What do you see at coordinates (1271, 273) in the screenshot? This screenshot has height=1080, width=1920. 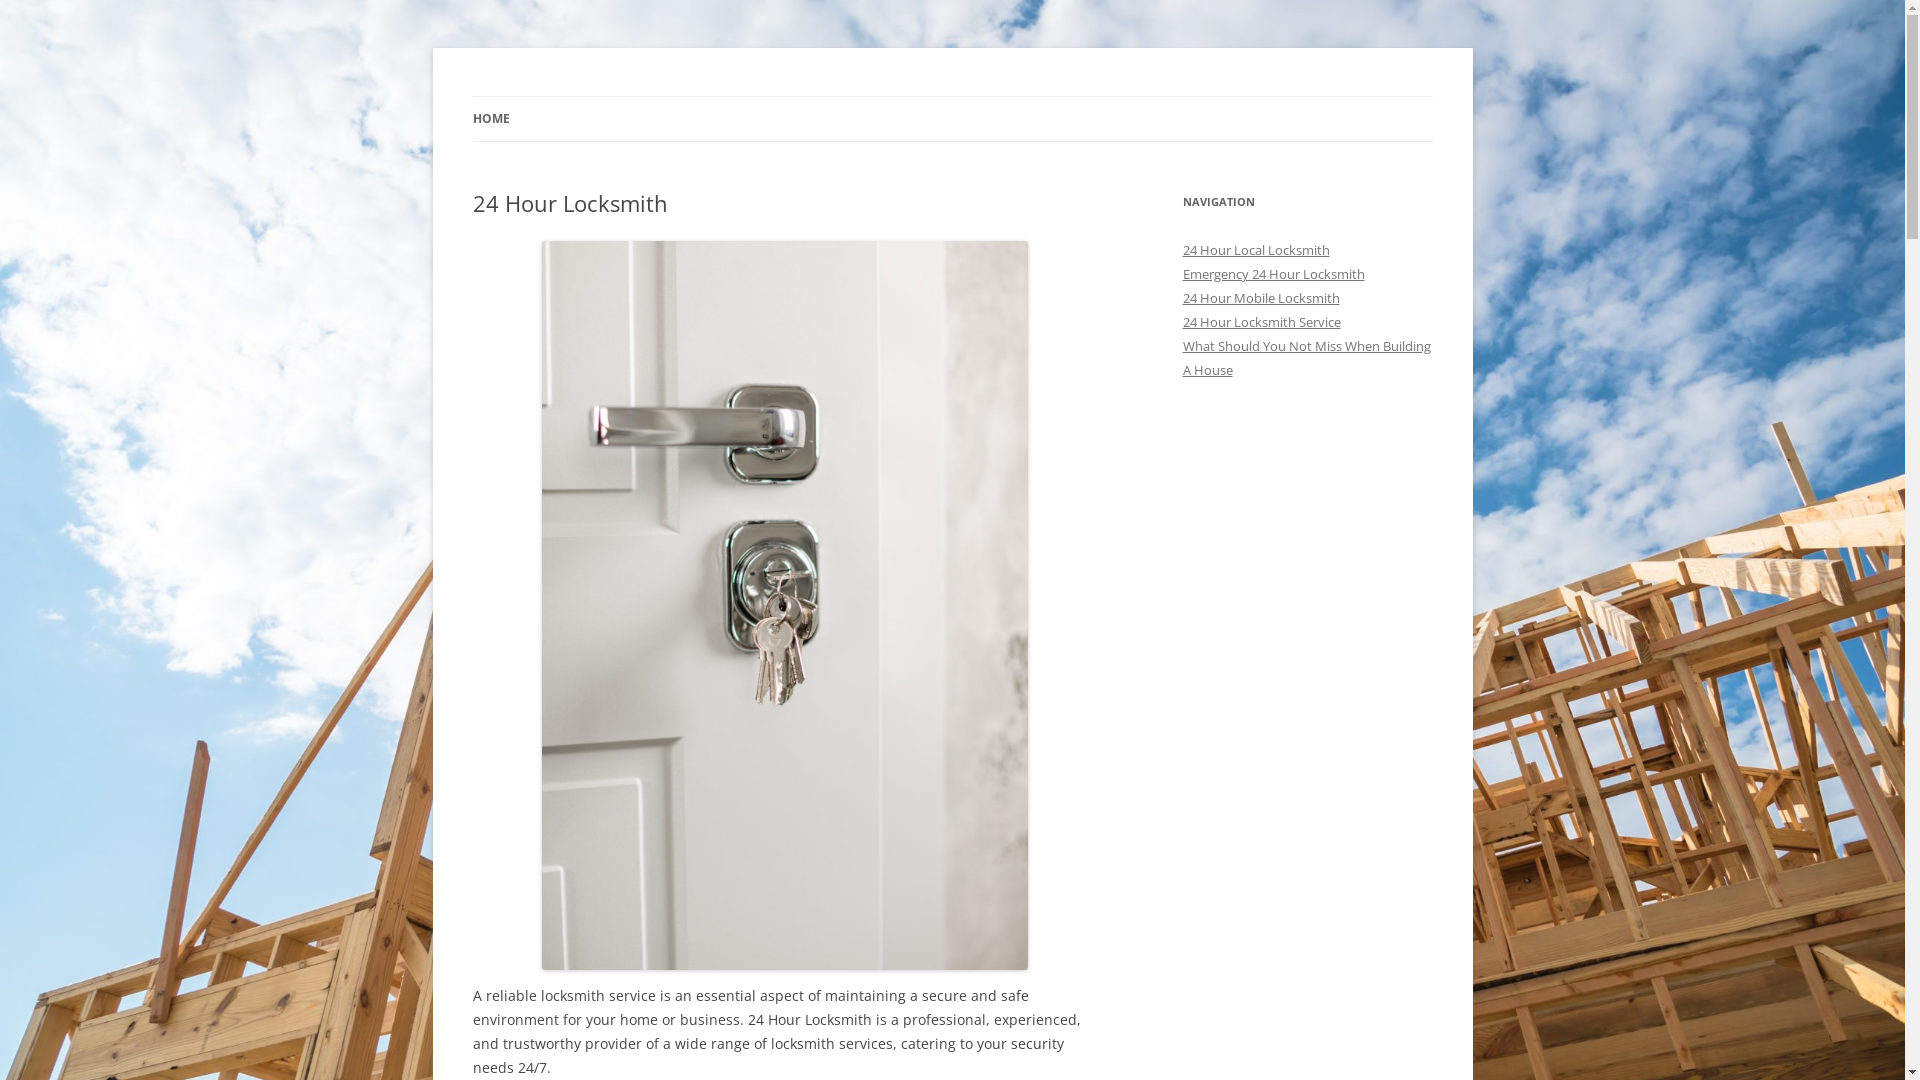 I see `'Emergency 24 Hour Locksmith'` at bounding box center [1271, 273].